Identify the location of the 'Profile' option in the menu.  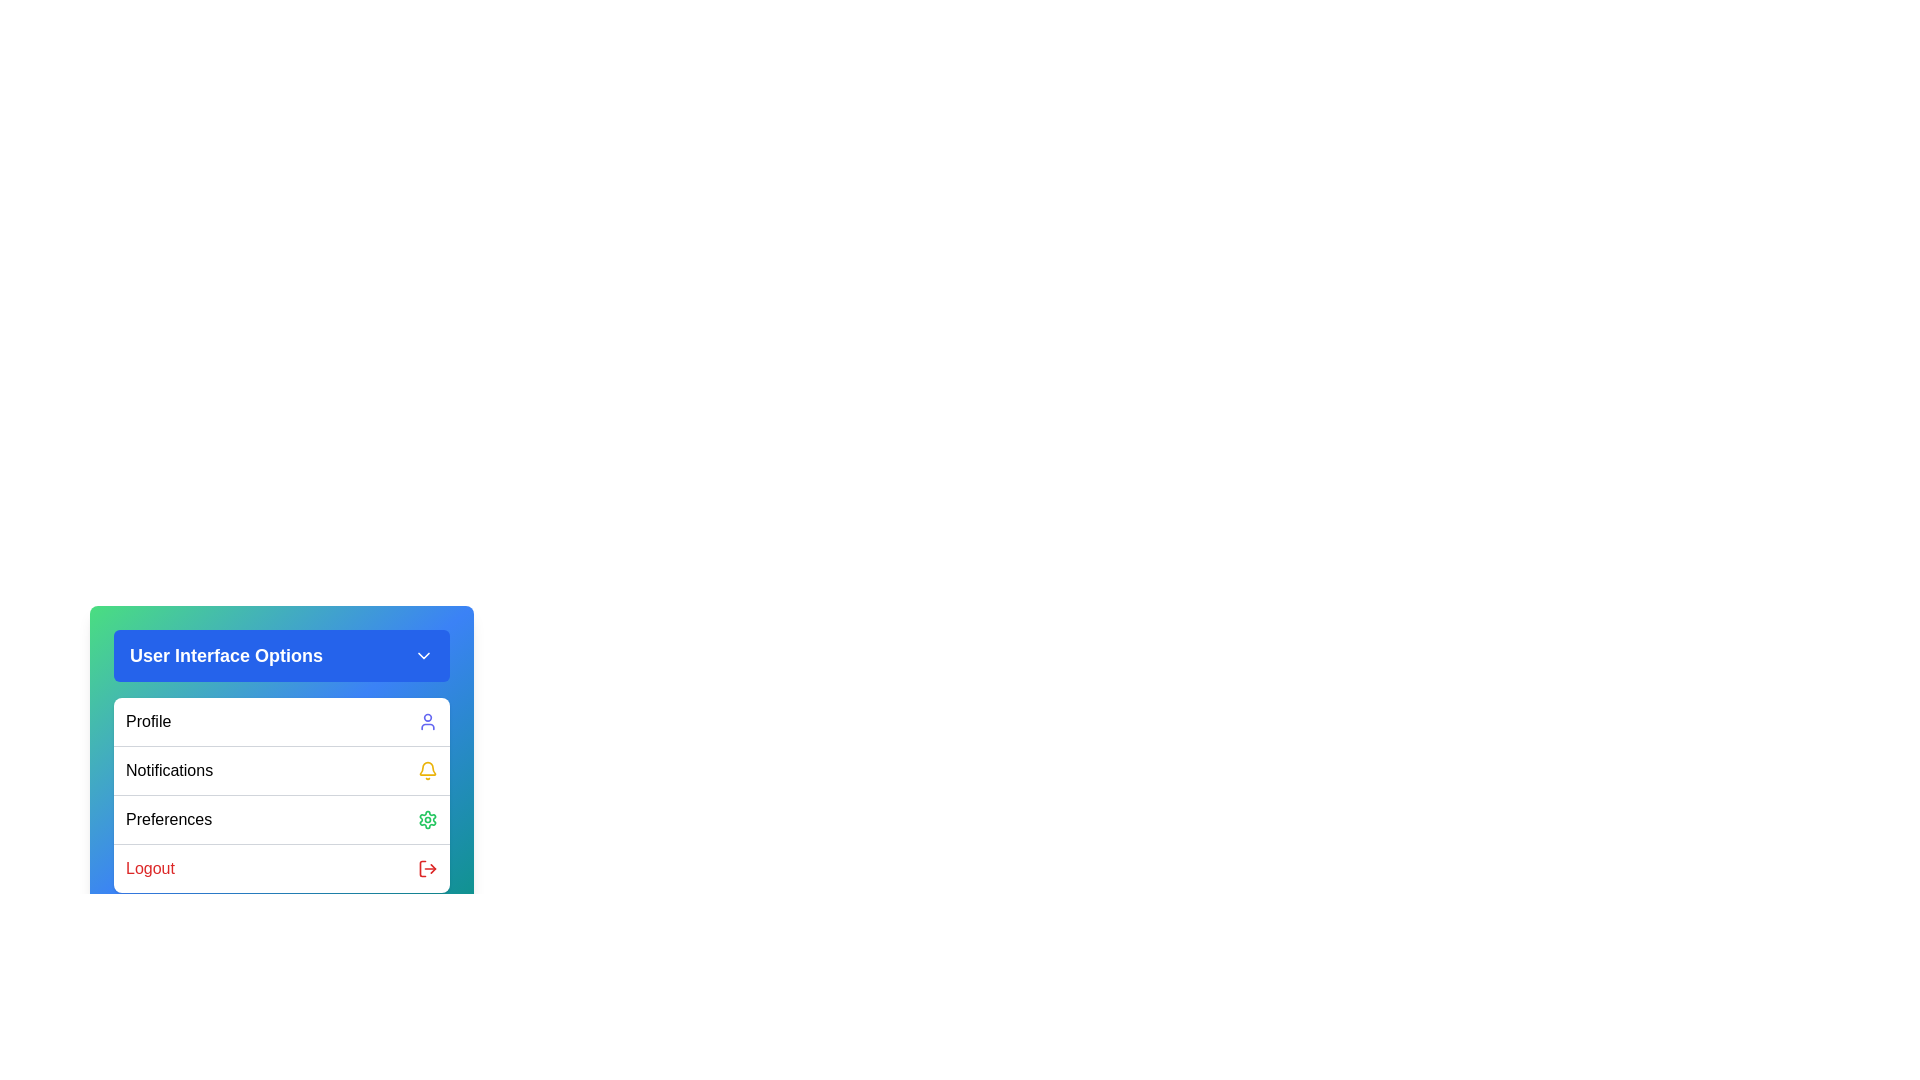
(281, 721).